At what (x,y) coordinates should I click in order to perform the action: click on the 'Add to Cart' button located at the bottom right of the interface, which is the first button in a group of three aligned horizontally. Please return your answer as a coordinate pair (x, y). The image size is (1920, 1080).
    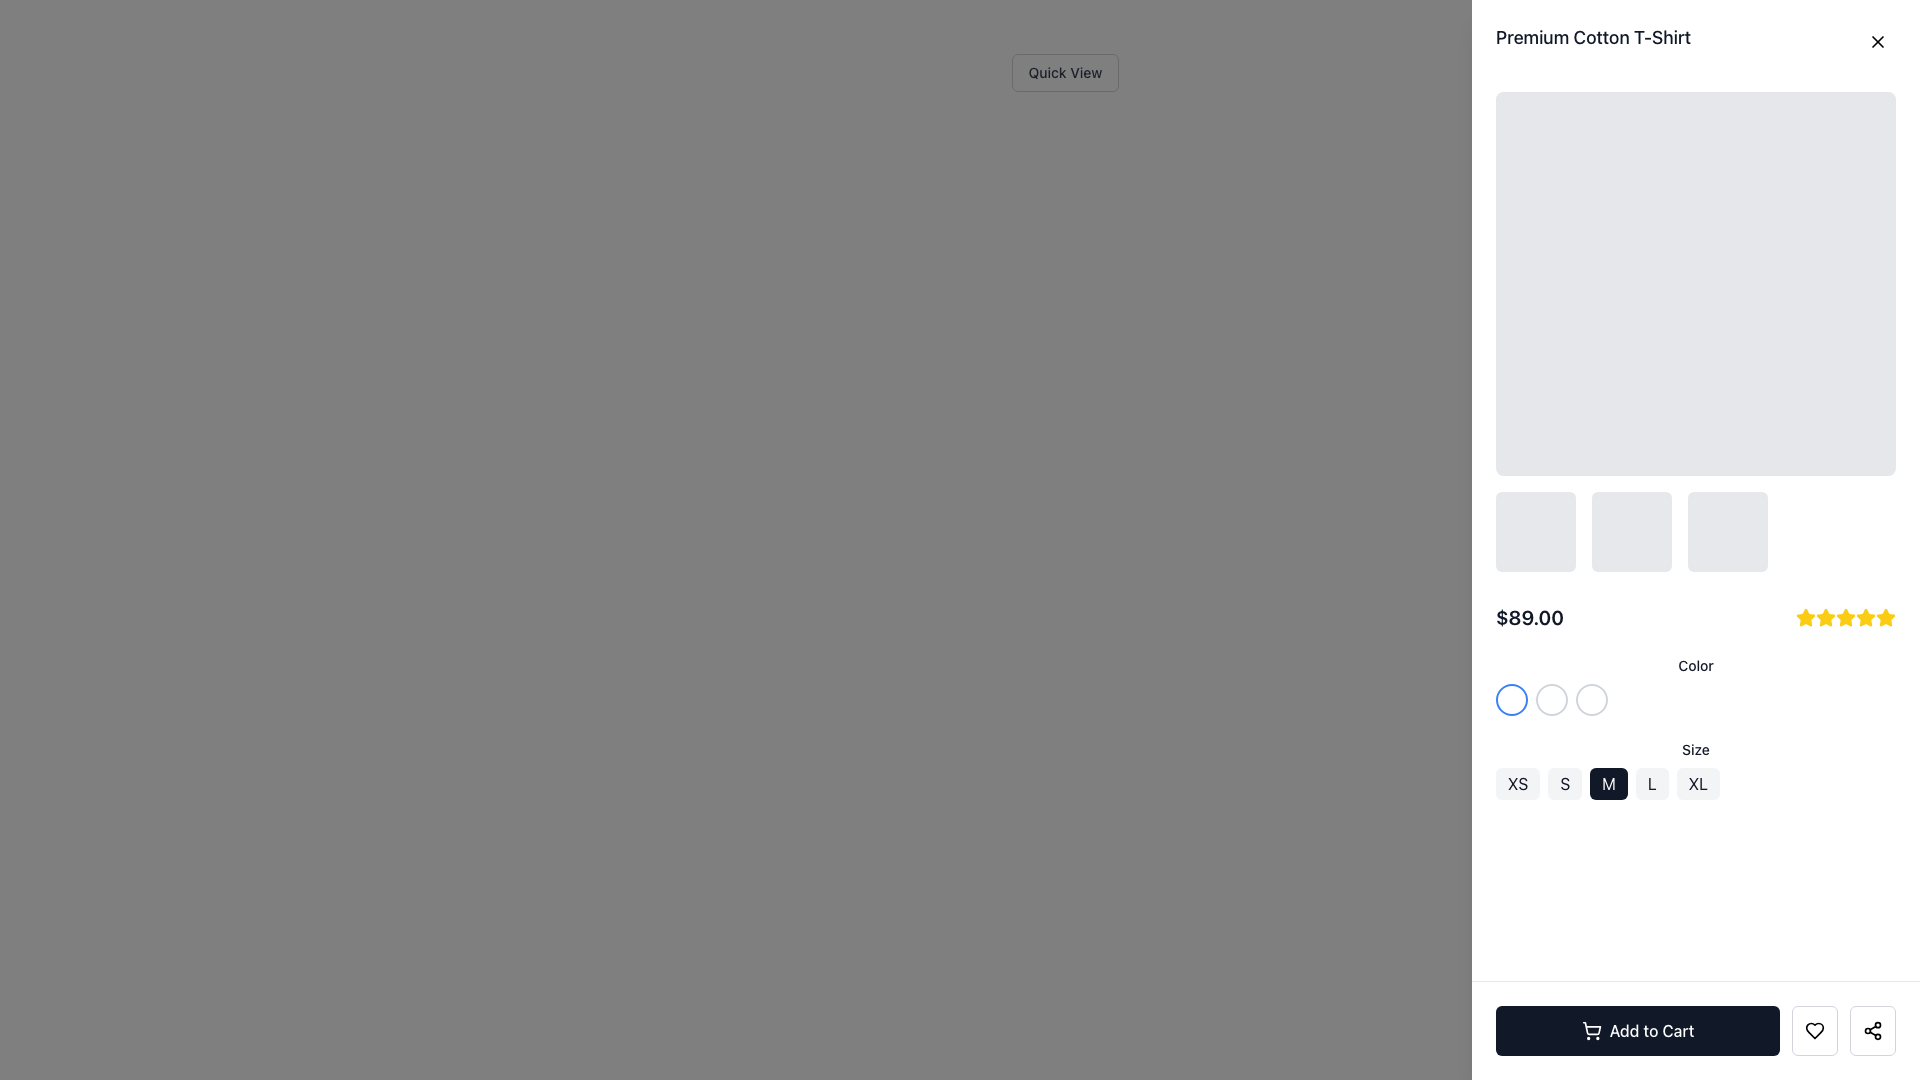
    Looking at the image, I should click on (1637, 1030).